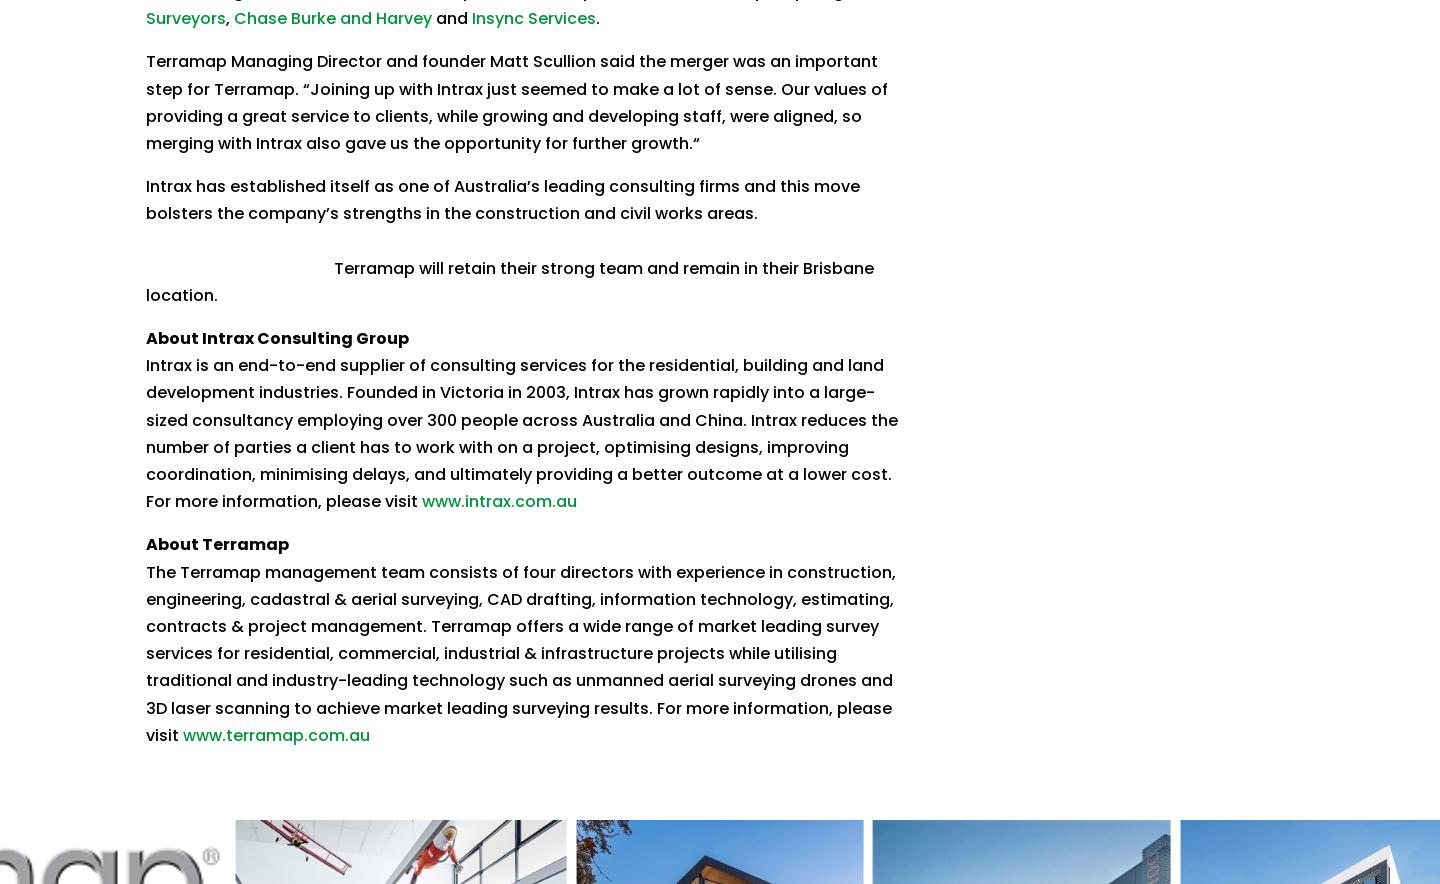 This screenshot has height=884, width=1440. I want to click on 'About Intrax Consulting Group', so click(144, 337).